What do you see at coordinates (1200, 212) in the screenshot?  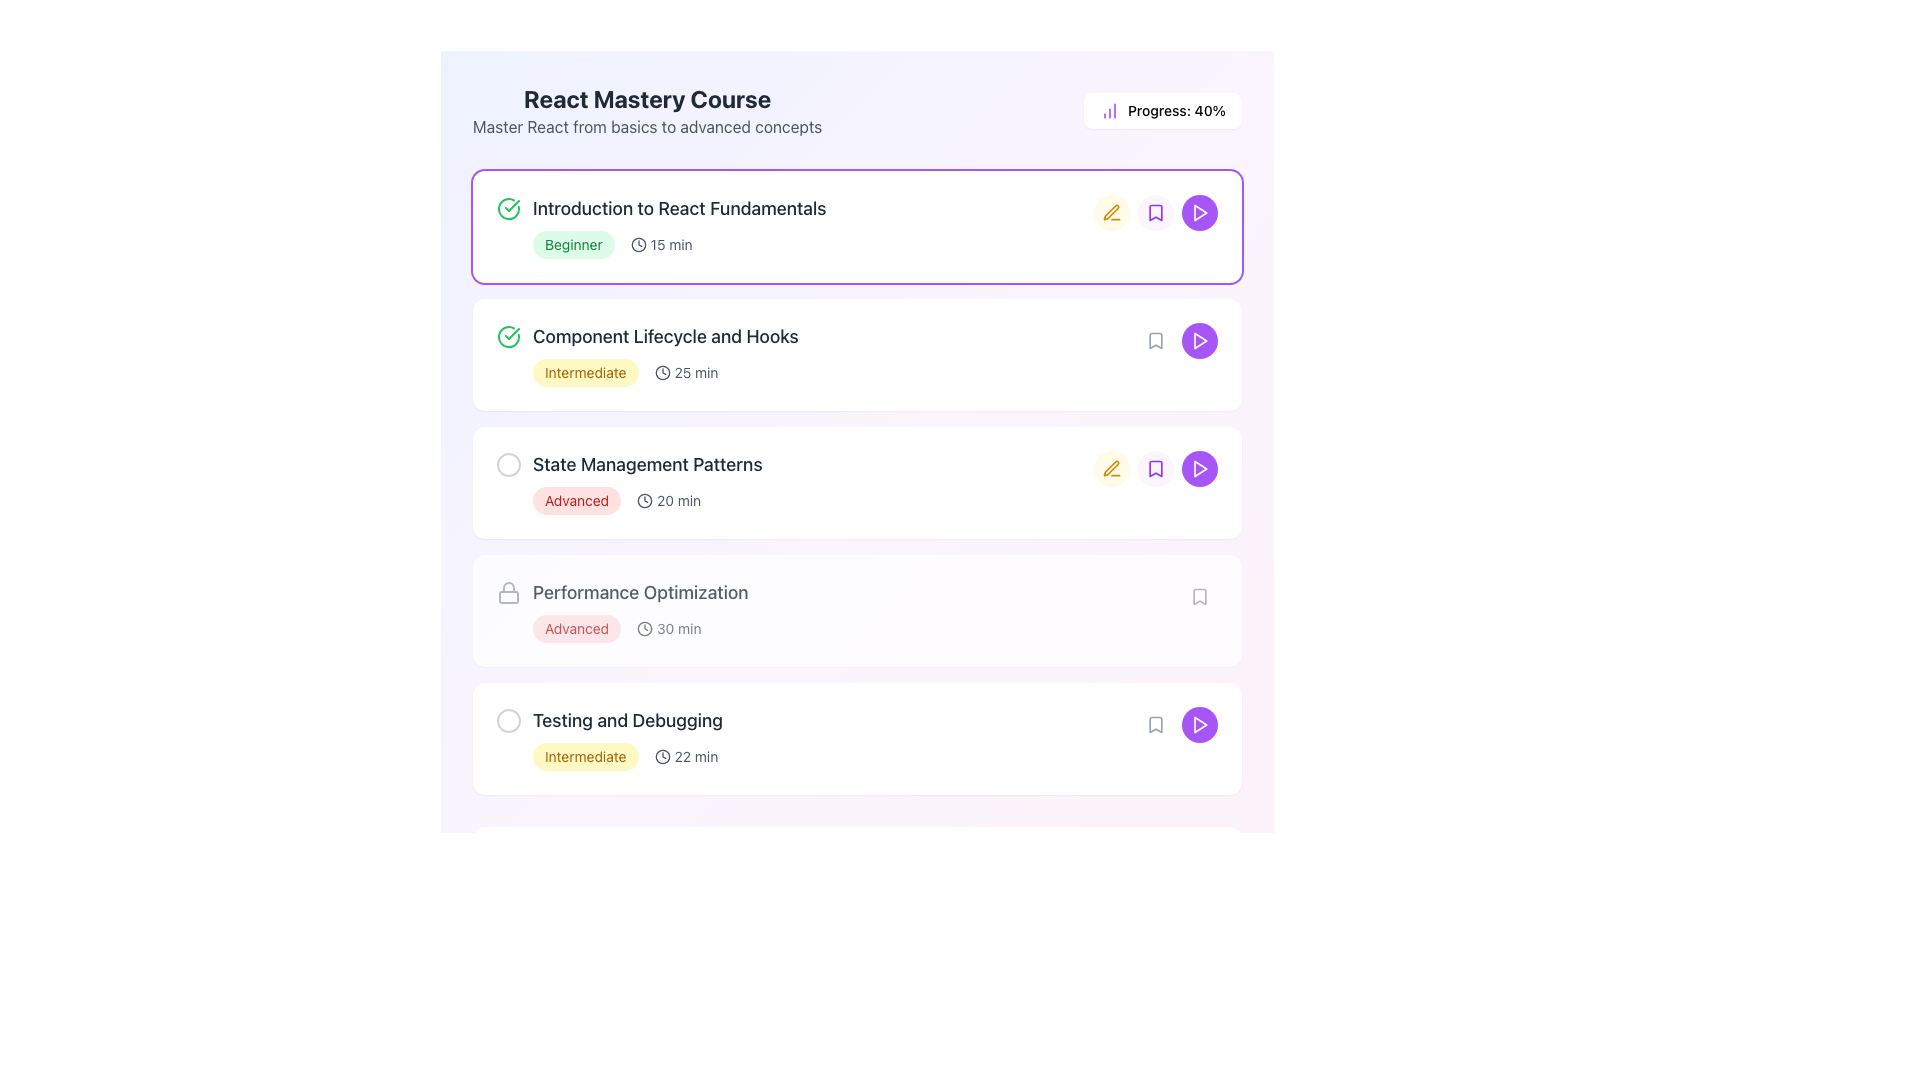 I see `the play button icon, which is a triangle pointing right within a circular purple background, located at the rightmost edge of the learning item 'Introduction to React Fundamentals'` at bounding box center [1200, 212].